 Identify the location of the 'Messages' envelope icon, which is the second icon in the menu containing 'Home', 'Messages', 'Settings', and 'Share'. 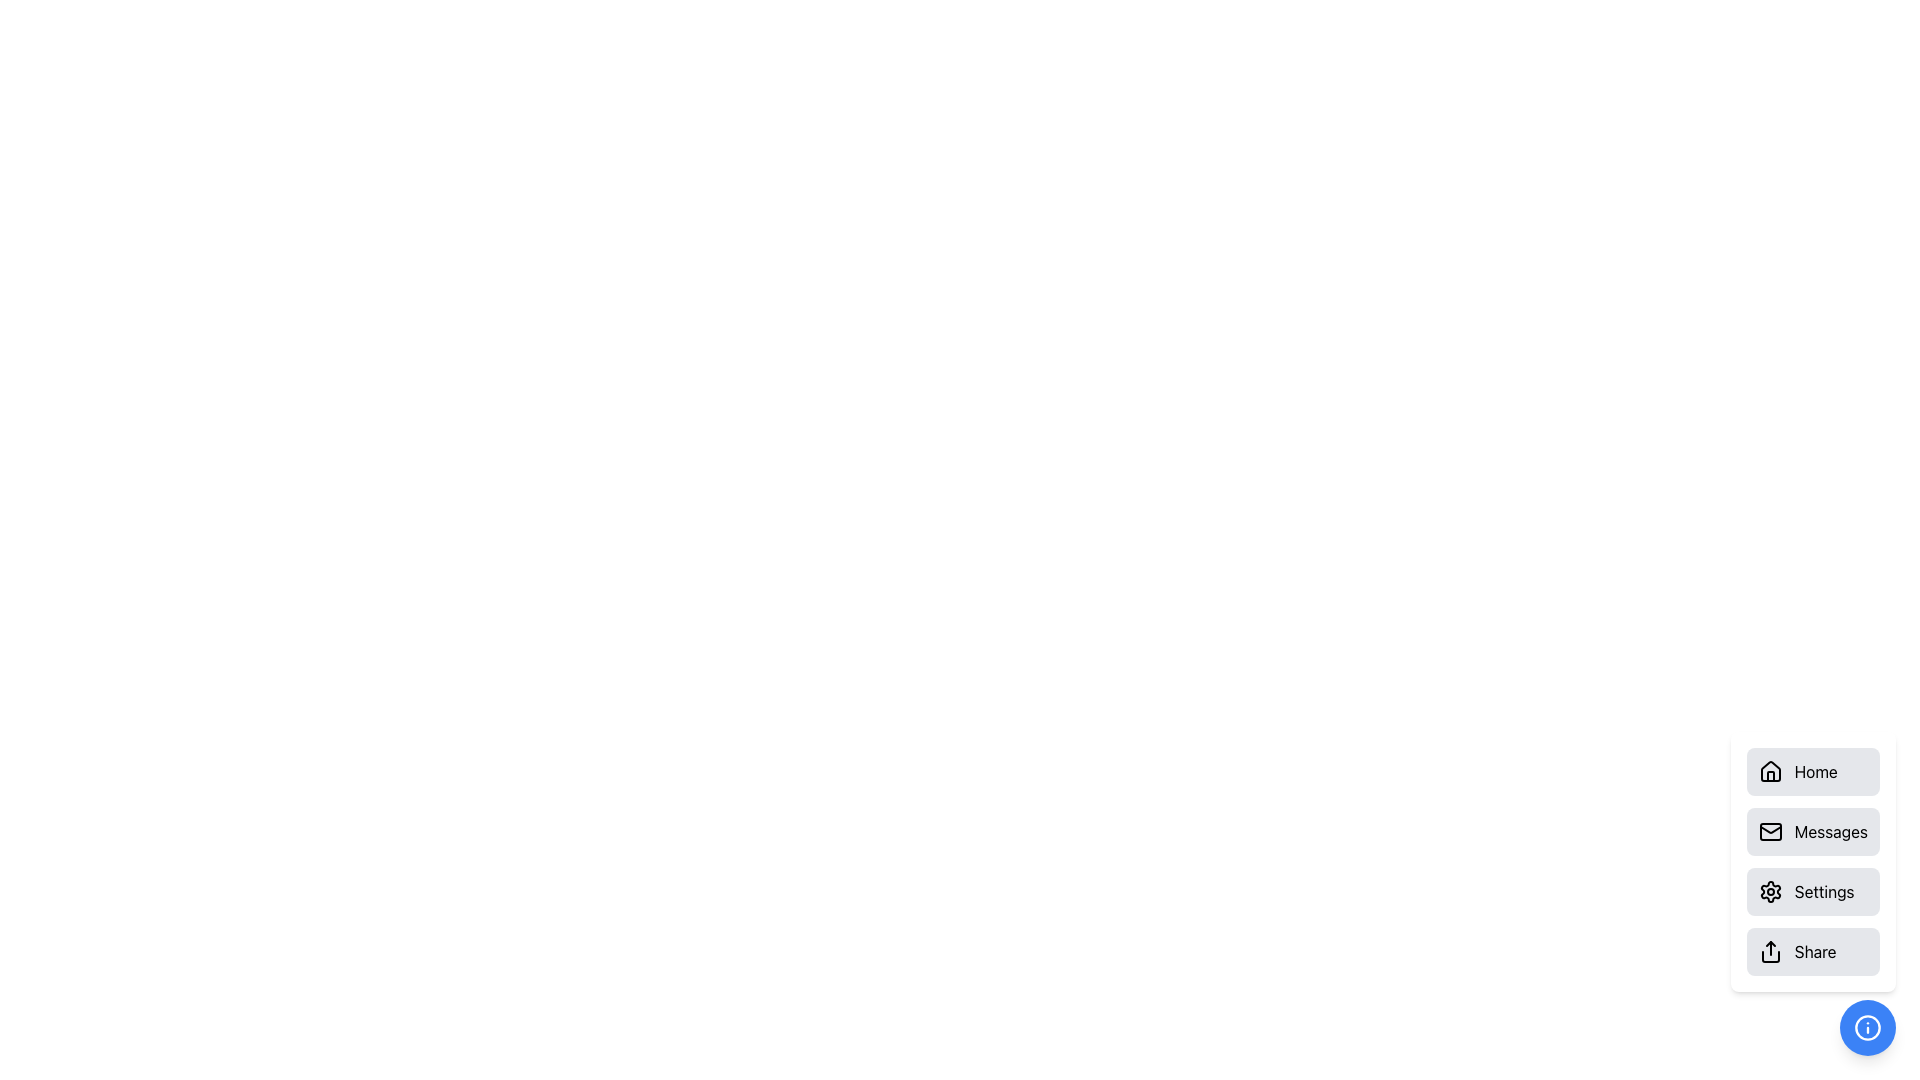
(1770, 832).